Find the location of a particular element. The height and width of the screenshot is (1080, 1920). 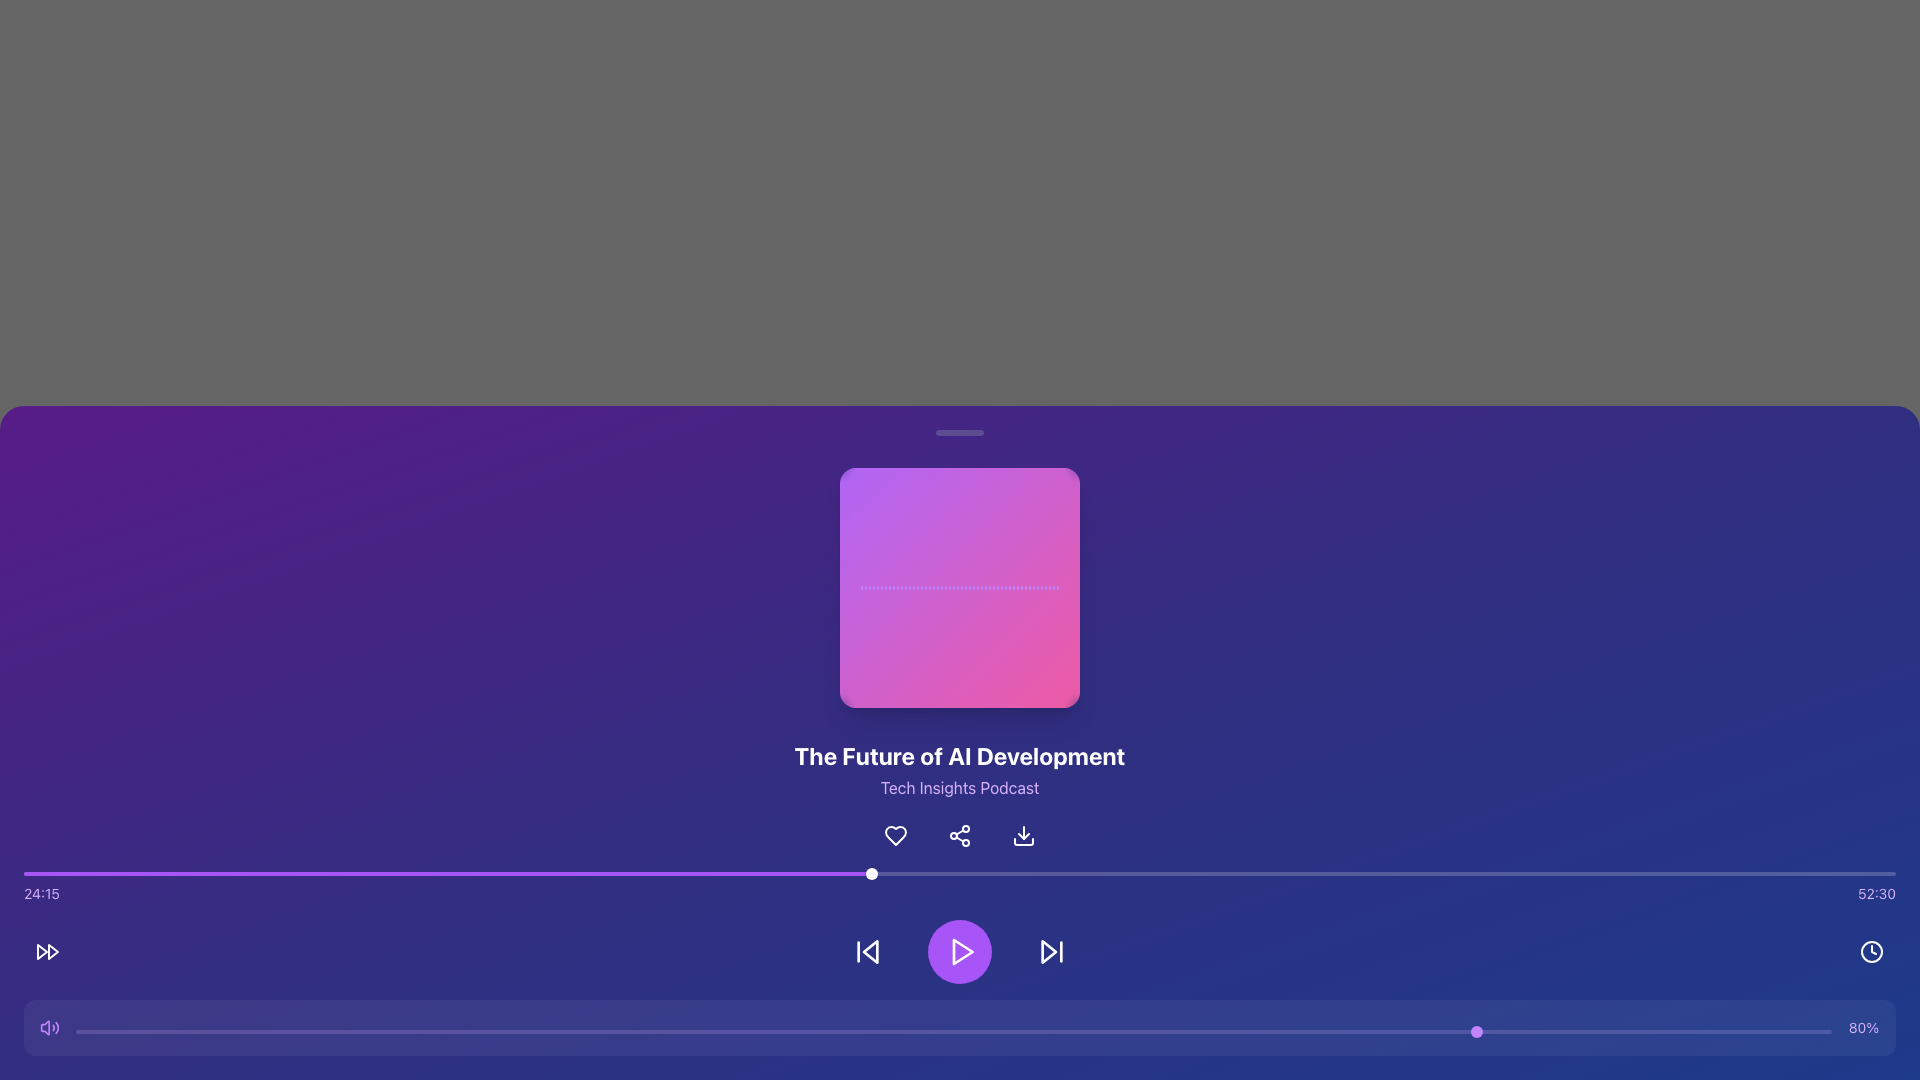

the interactive share button located between the heart-shaped icon and the download arrow icon under the title 'The Future of AI Development' to trigger tooltip or highlight effects is located at coordinates (960, 836).